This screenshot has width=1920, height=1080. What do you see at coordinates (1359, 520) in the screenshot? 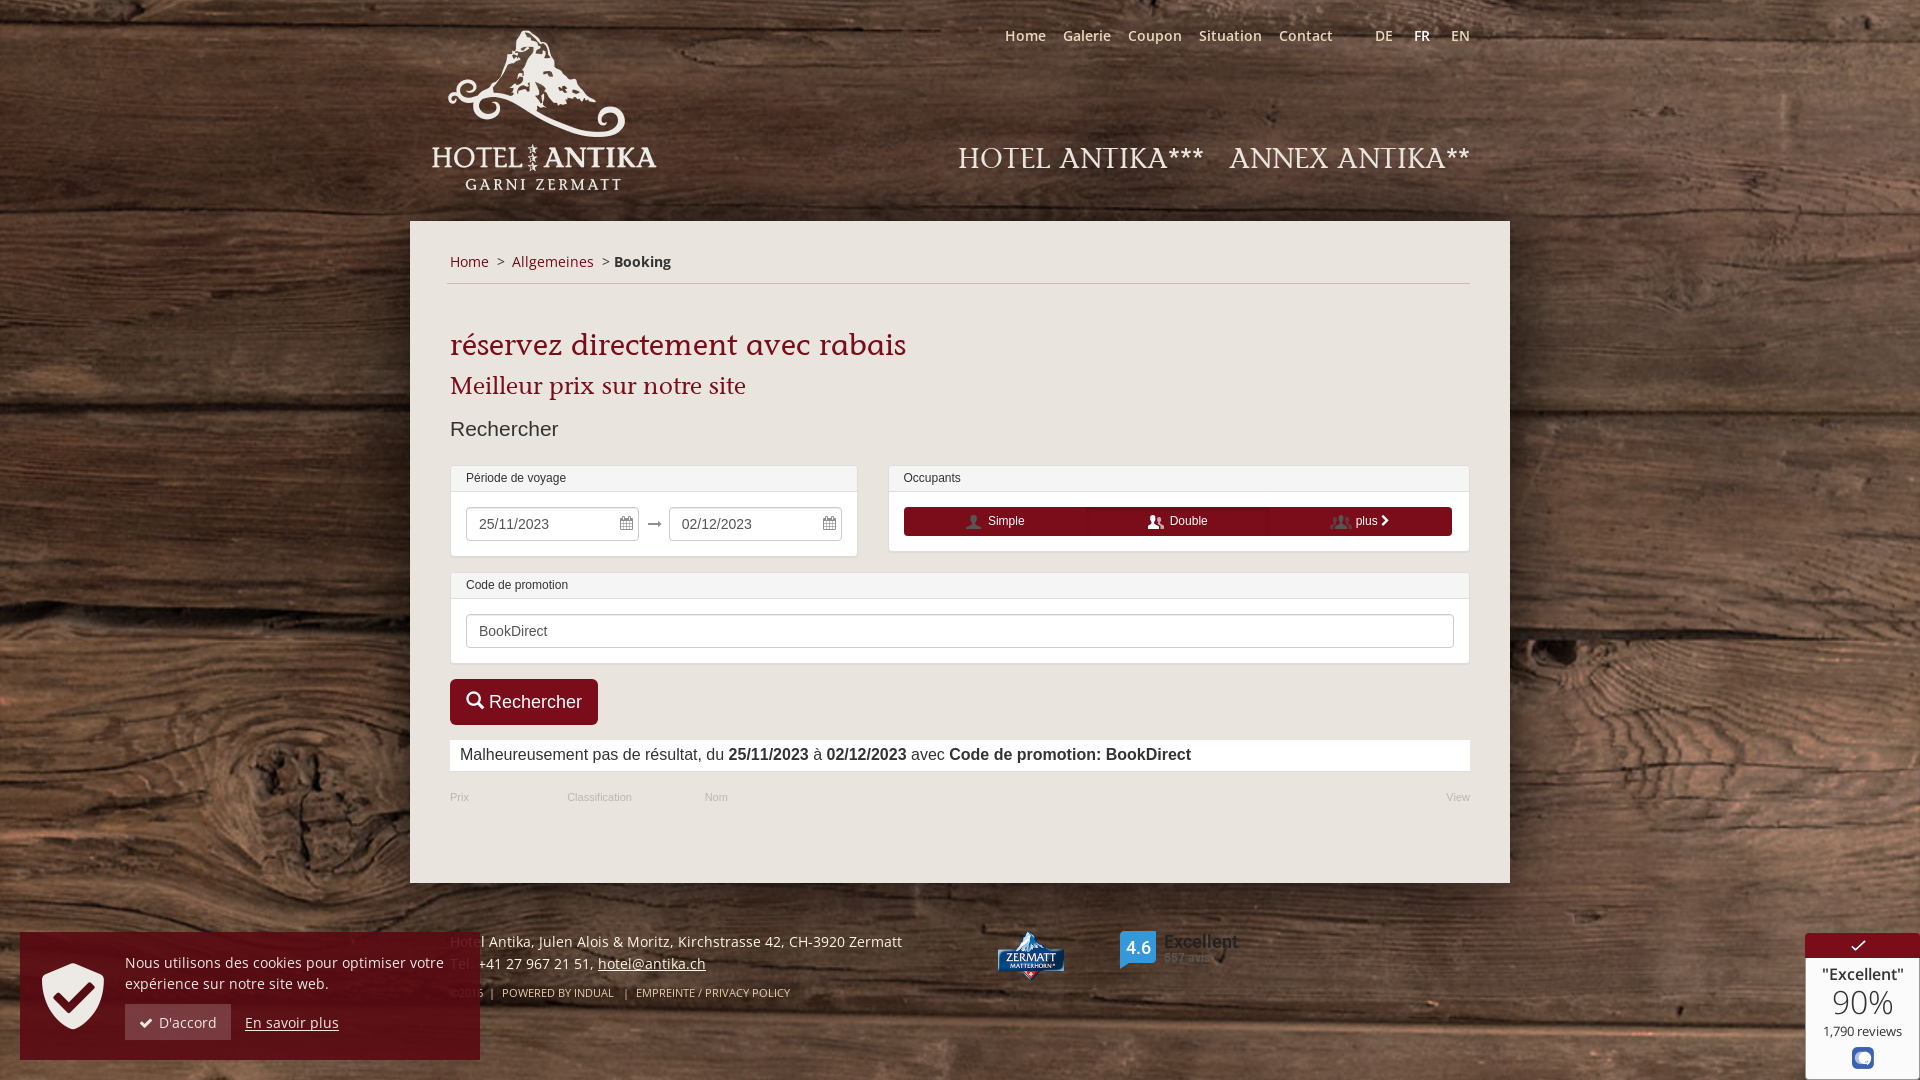
I see `'plus'` at bounding box center [1359, 520].